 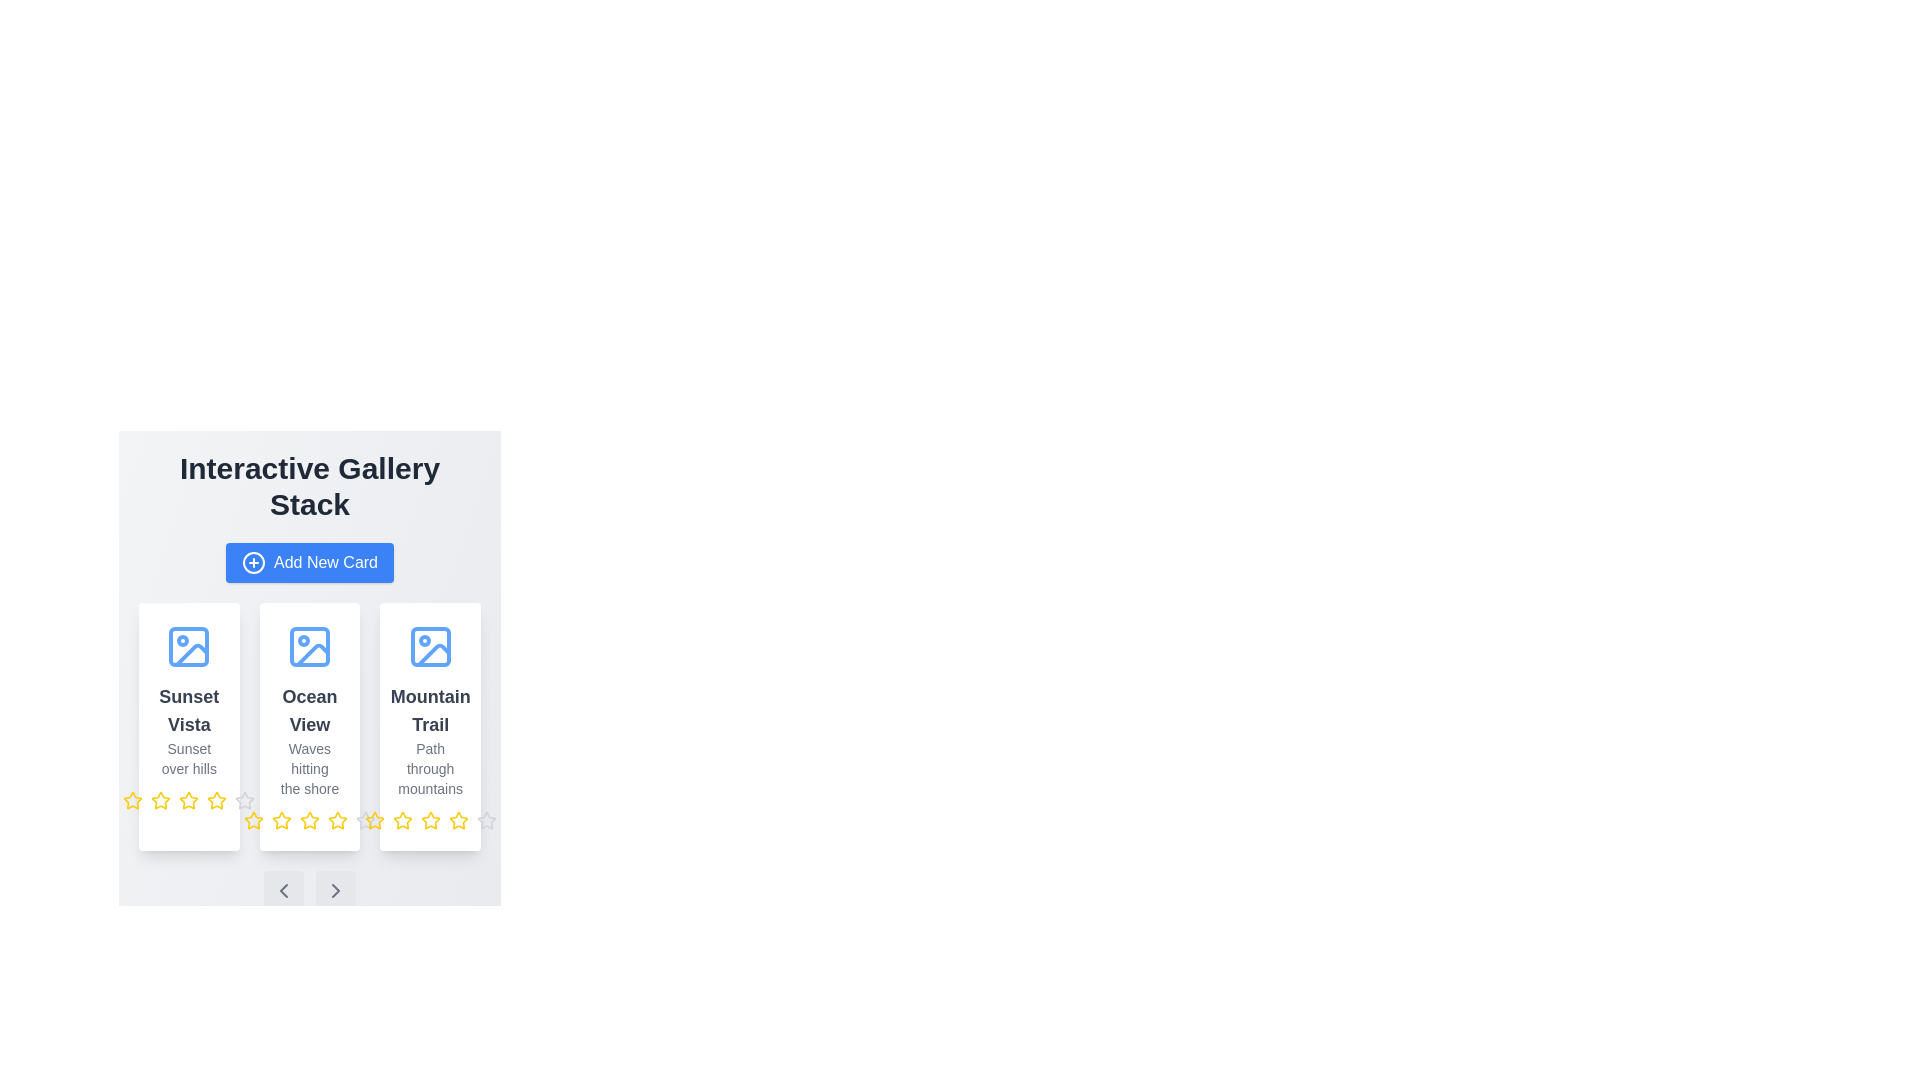 What do you see at coordinates (486, 820) in the screenshot?
I see `the hollow star icon, which is the rightmost star` at bounding box center [486, 820].